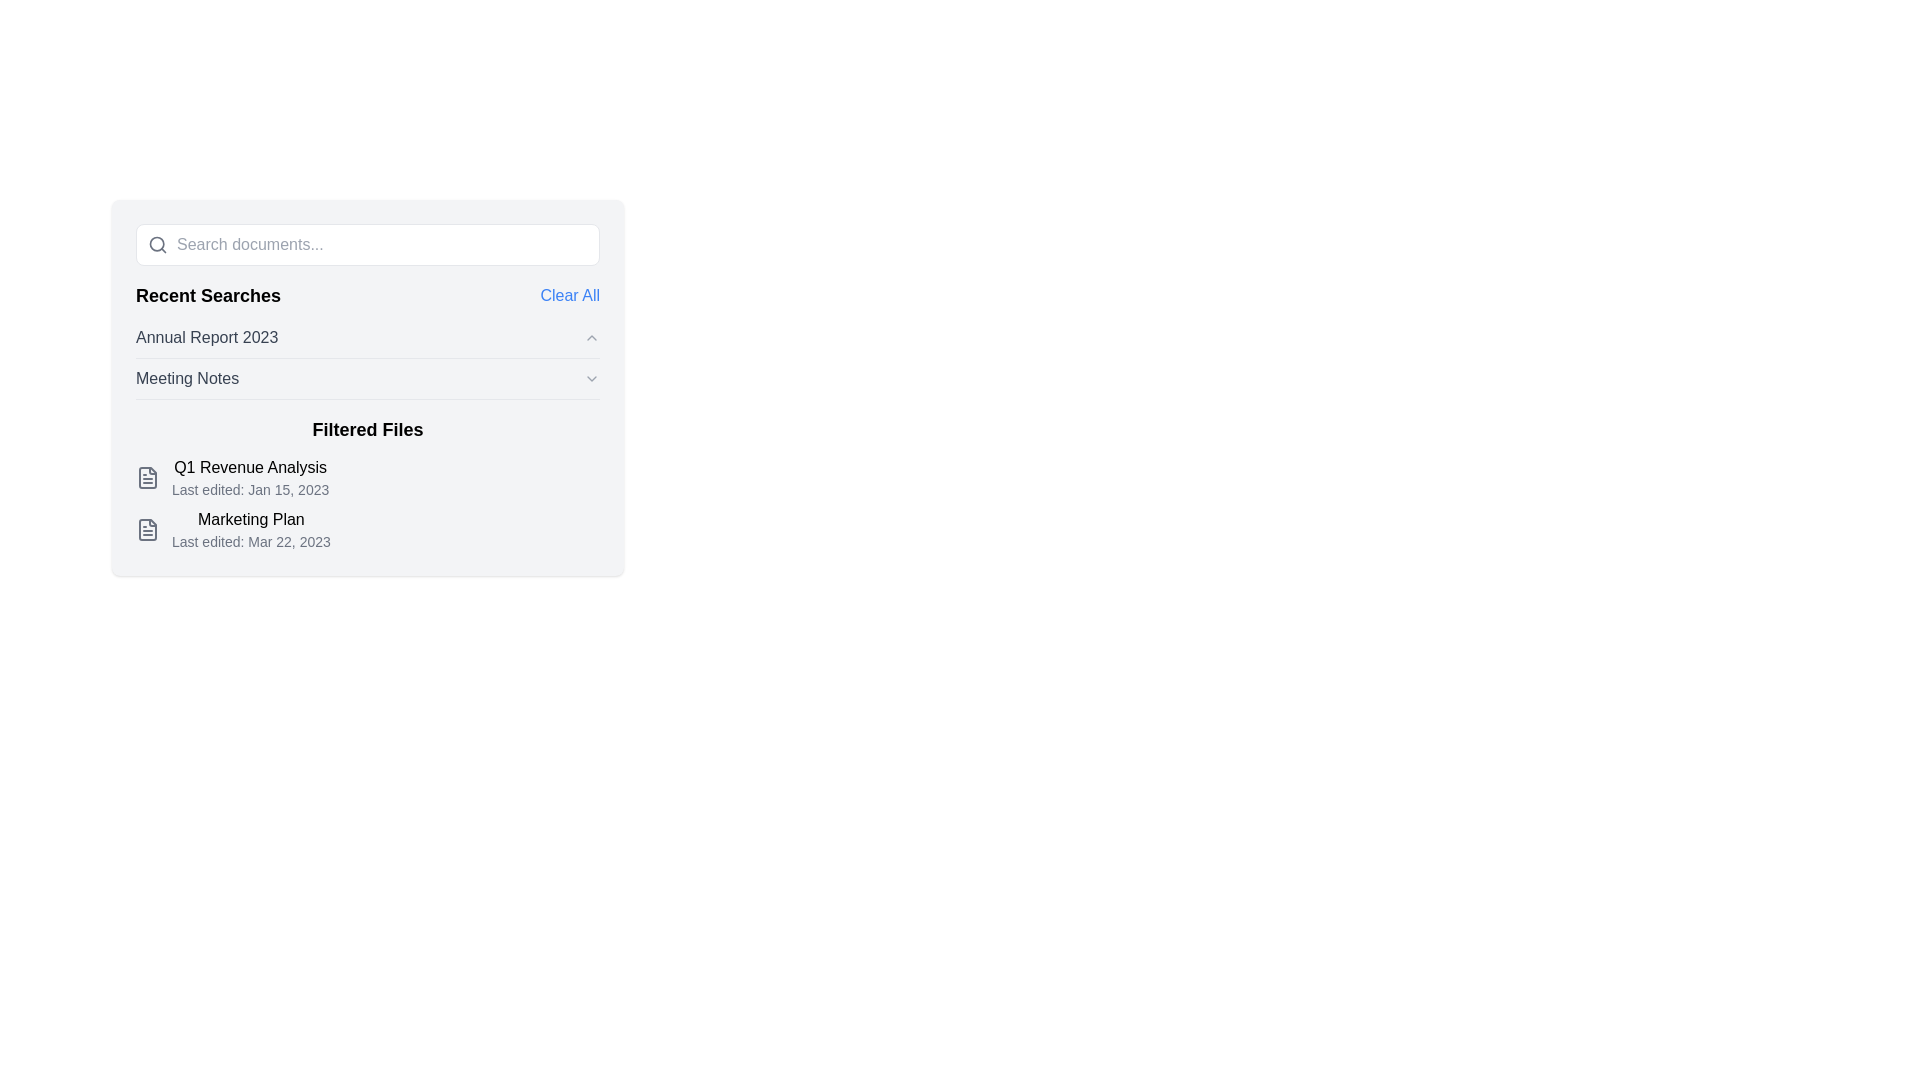 The height and width of the screenshot is (1080, 1920). I want to click on the 'Meeting Notes' Dropdown Trigger, so click(368, 378).